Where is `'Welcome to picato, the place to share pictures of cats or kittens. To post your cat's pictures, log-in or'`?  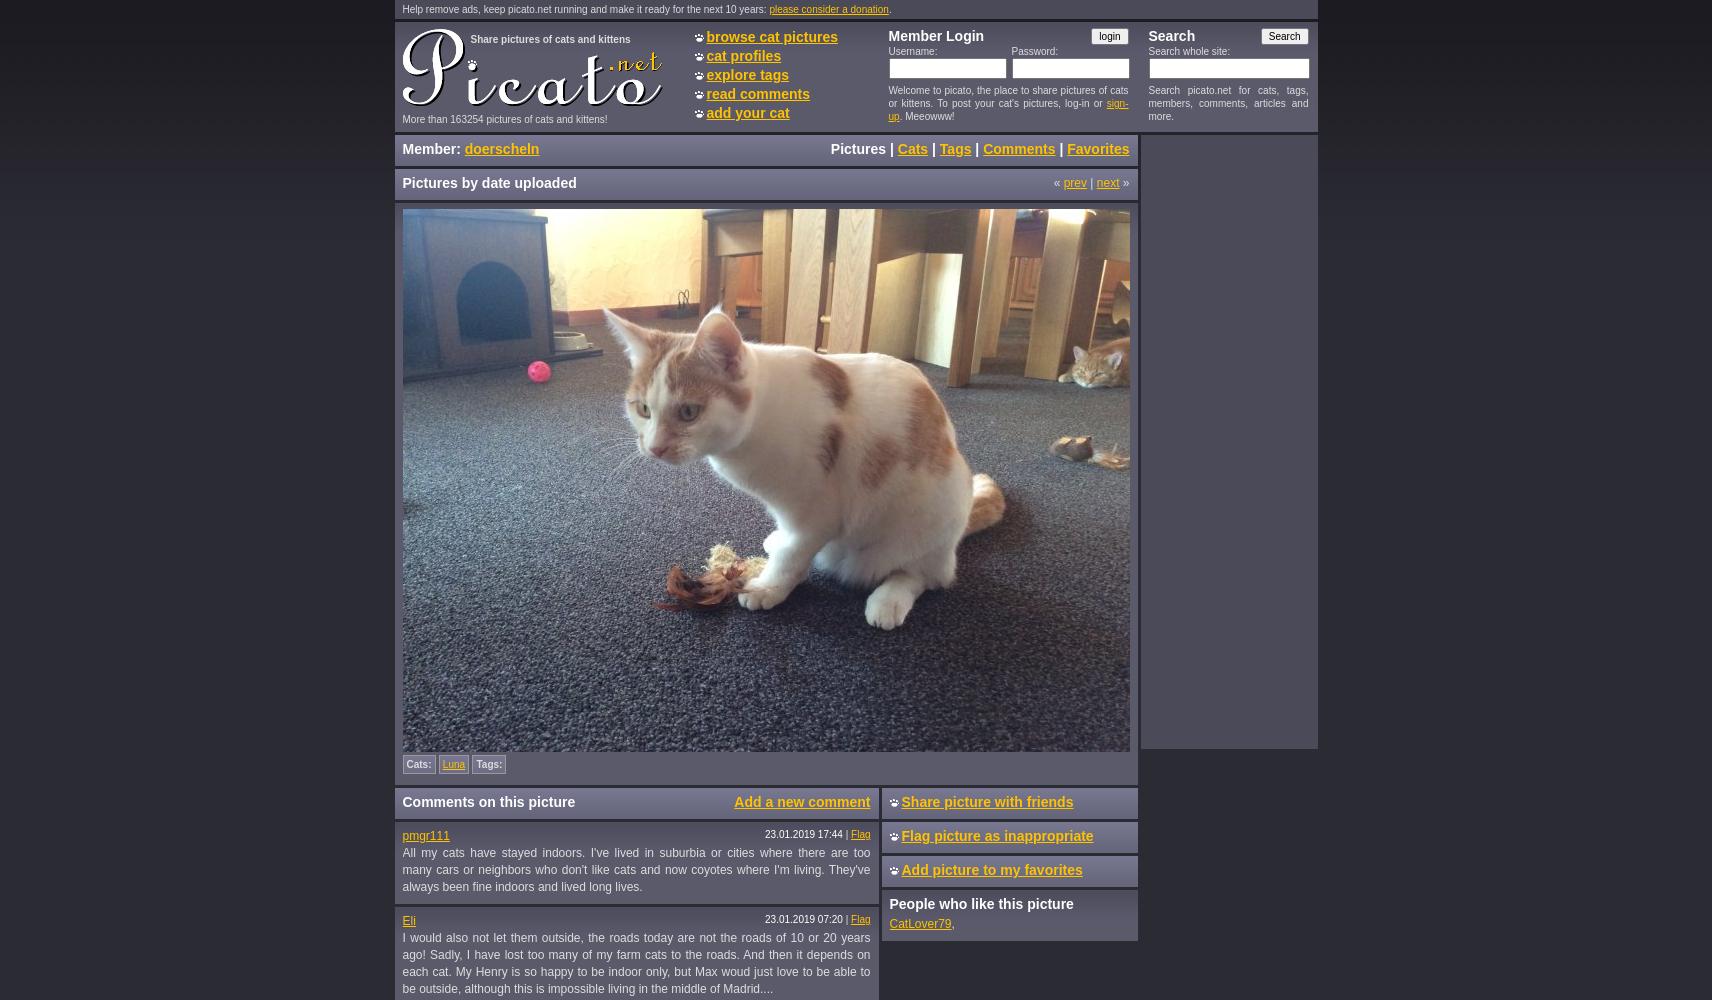 'Welcome to picato, the place to share pictures of cats or kittens. To post your cat's pictures, log-in or' is located at coordinates (1007, 96).